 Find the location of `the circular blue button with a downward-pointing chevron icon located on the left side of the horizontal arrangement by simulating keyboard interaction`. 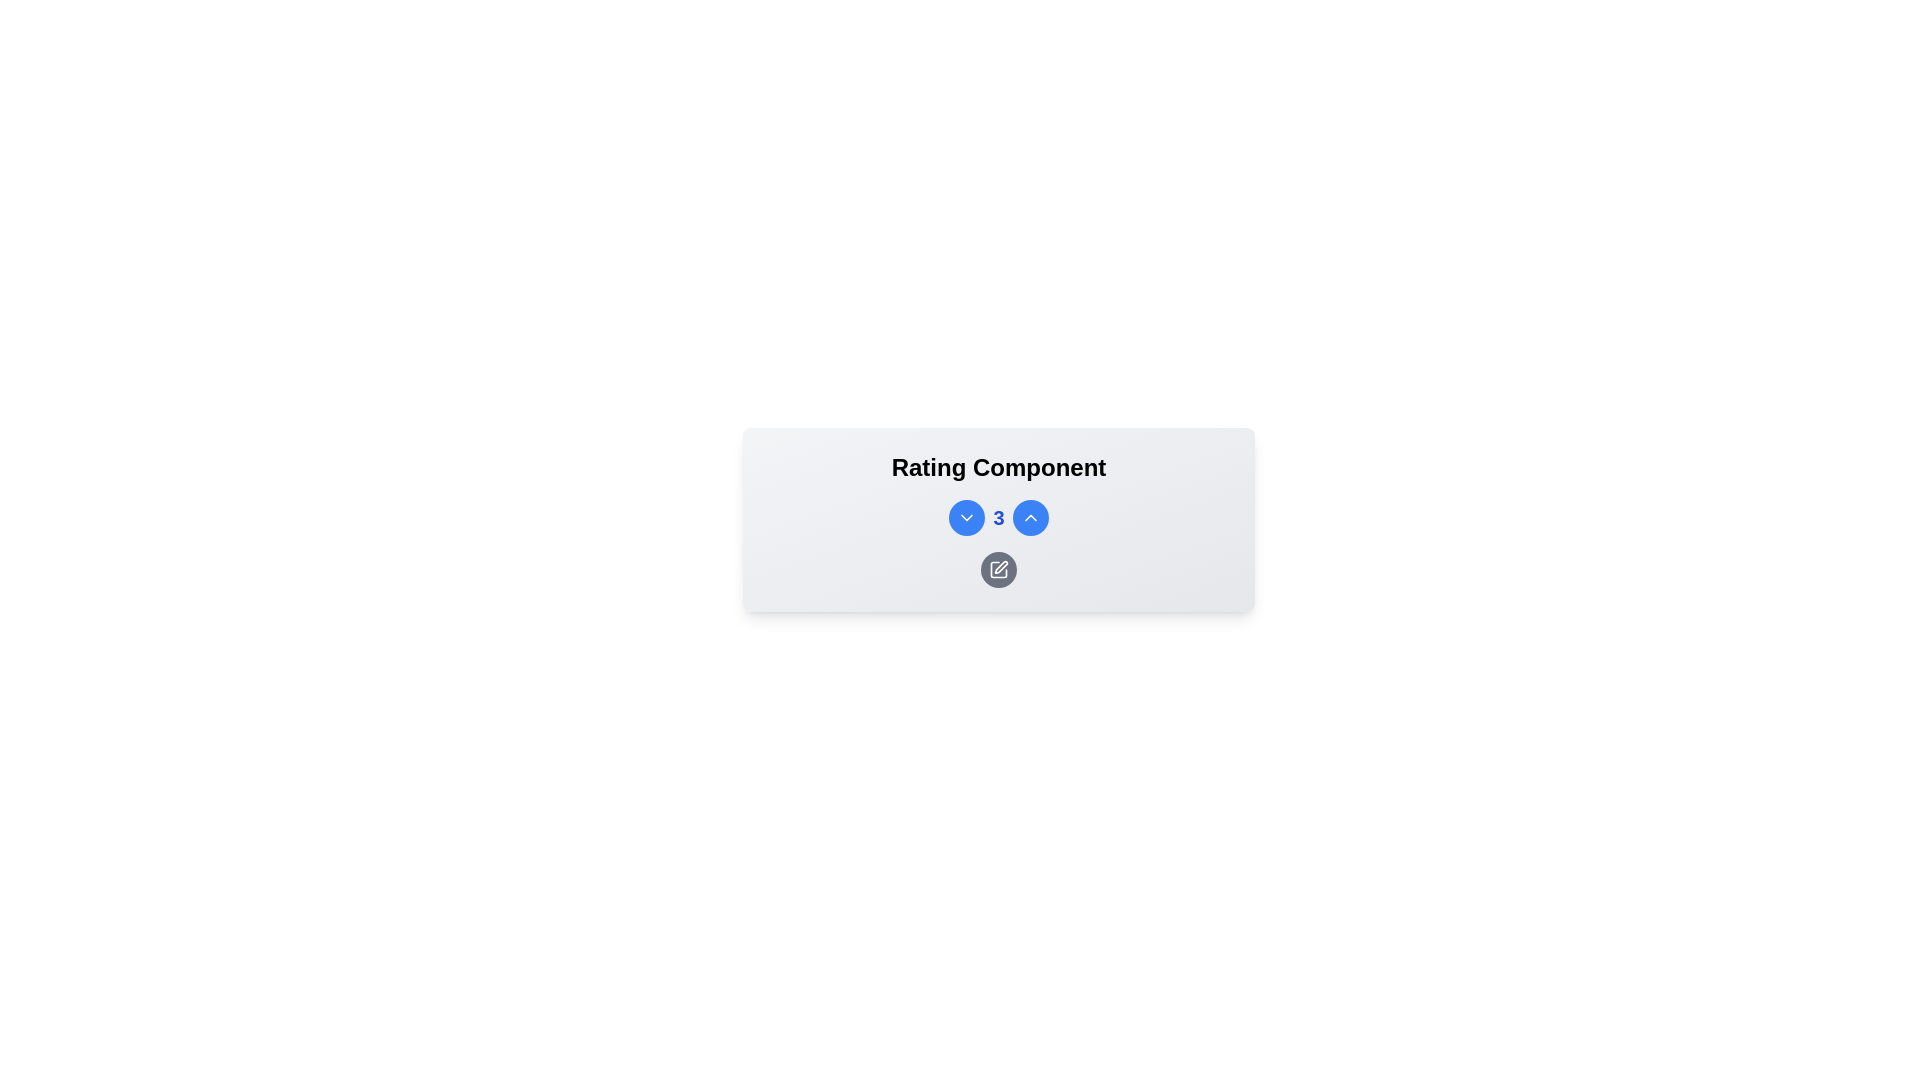

the circular blue button with a downward-pointing chevron icon located on the left side of the horizontal arrangement by simulating keyboard interaction is located at coordinates (967, 516).